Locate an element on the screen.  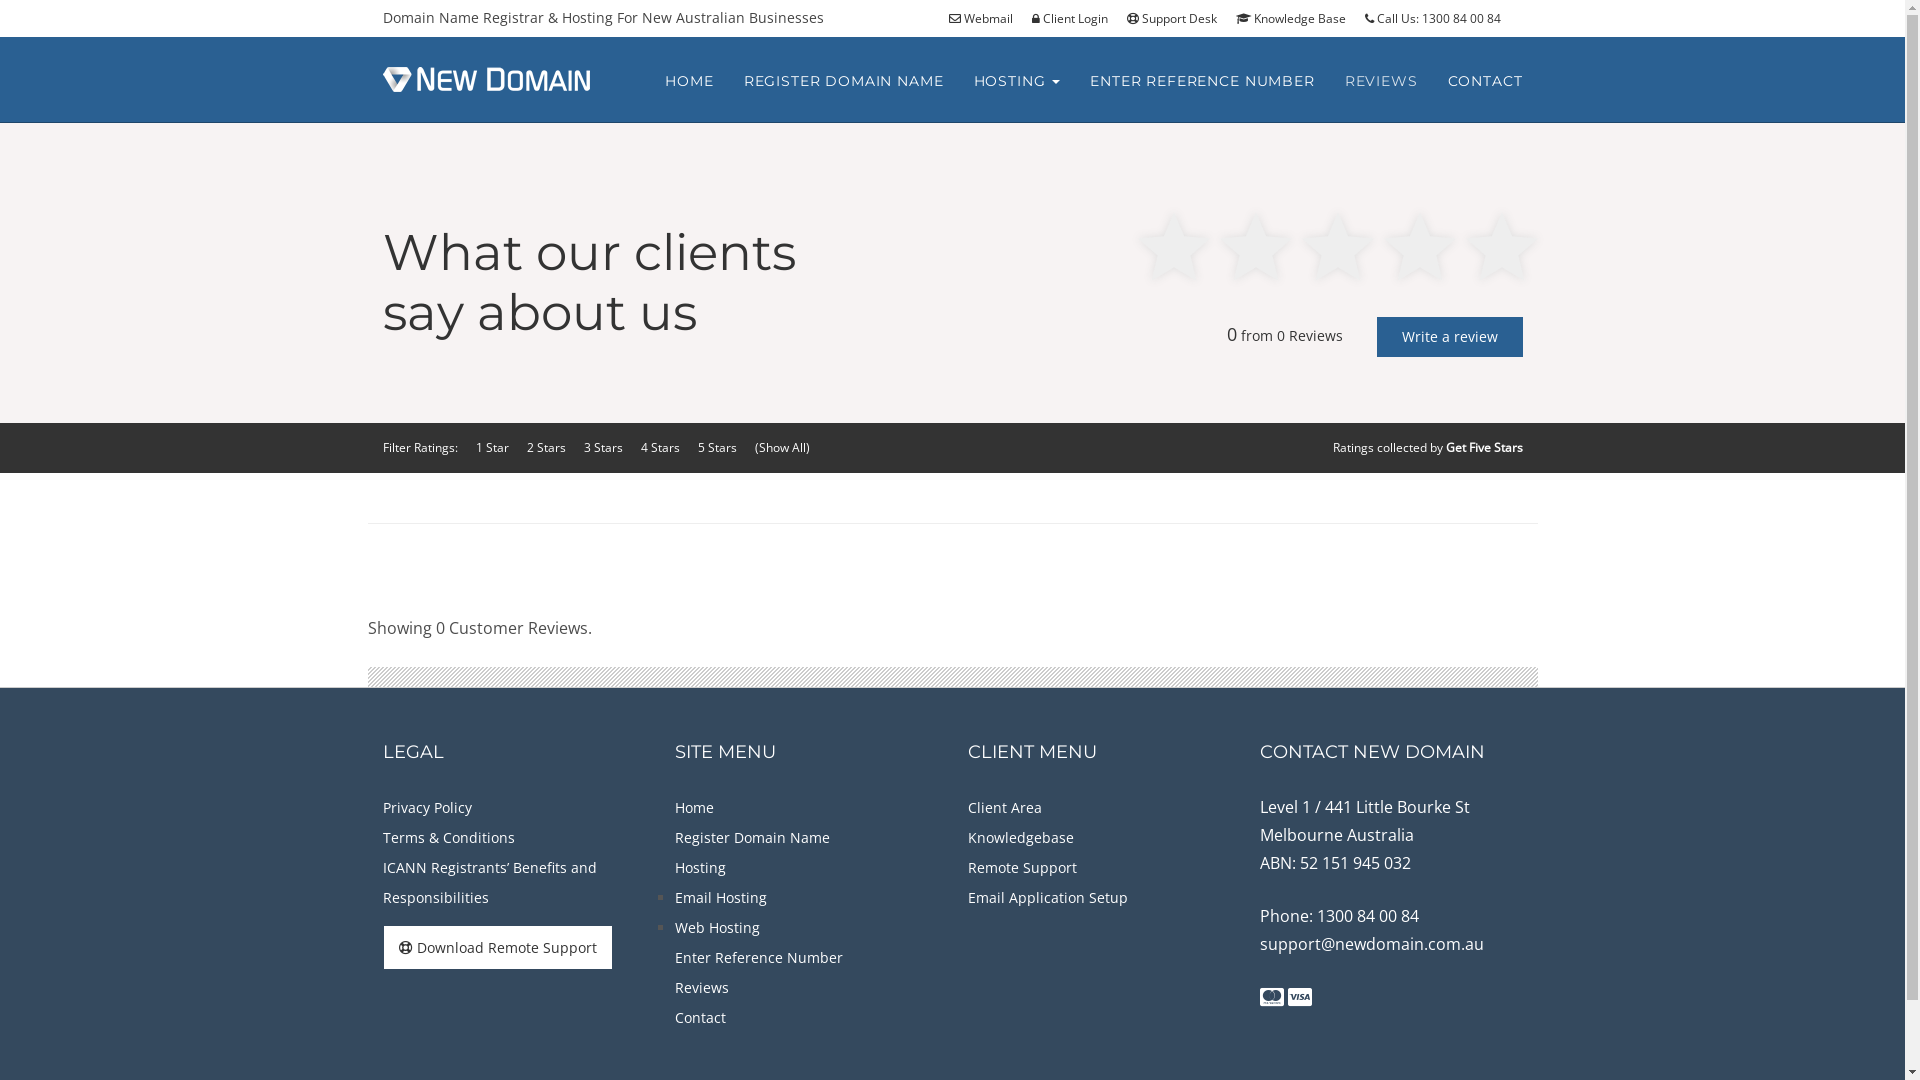
'(Show All)' is located at coordinates (780, 446).